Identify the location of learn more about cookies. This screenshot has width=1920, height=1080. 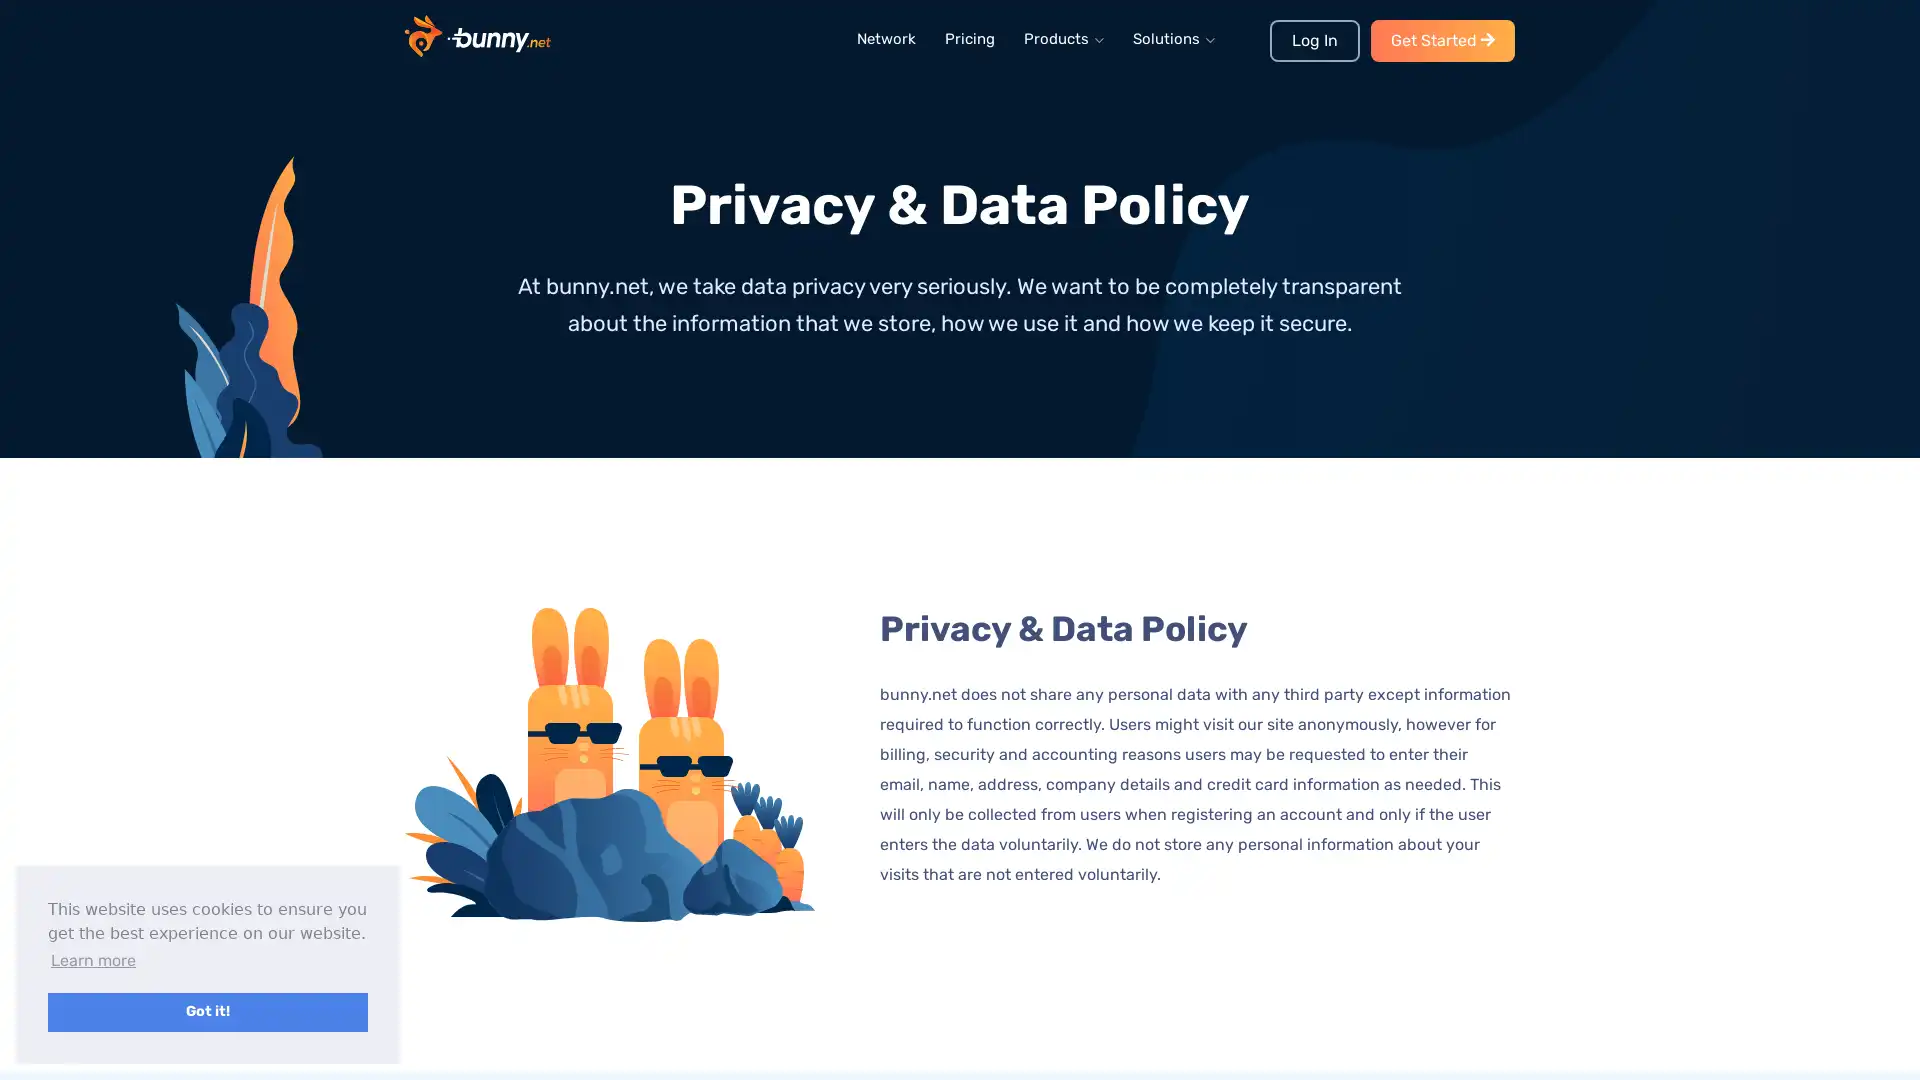
(92, 959).